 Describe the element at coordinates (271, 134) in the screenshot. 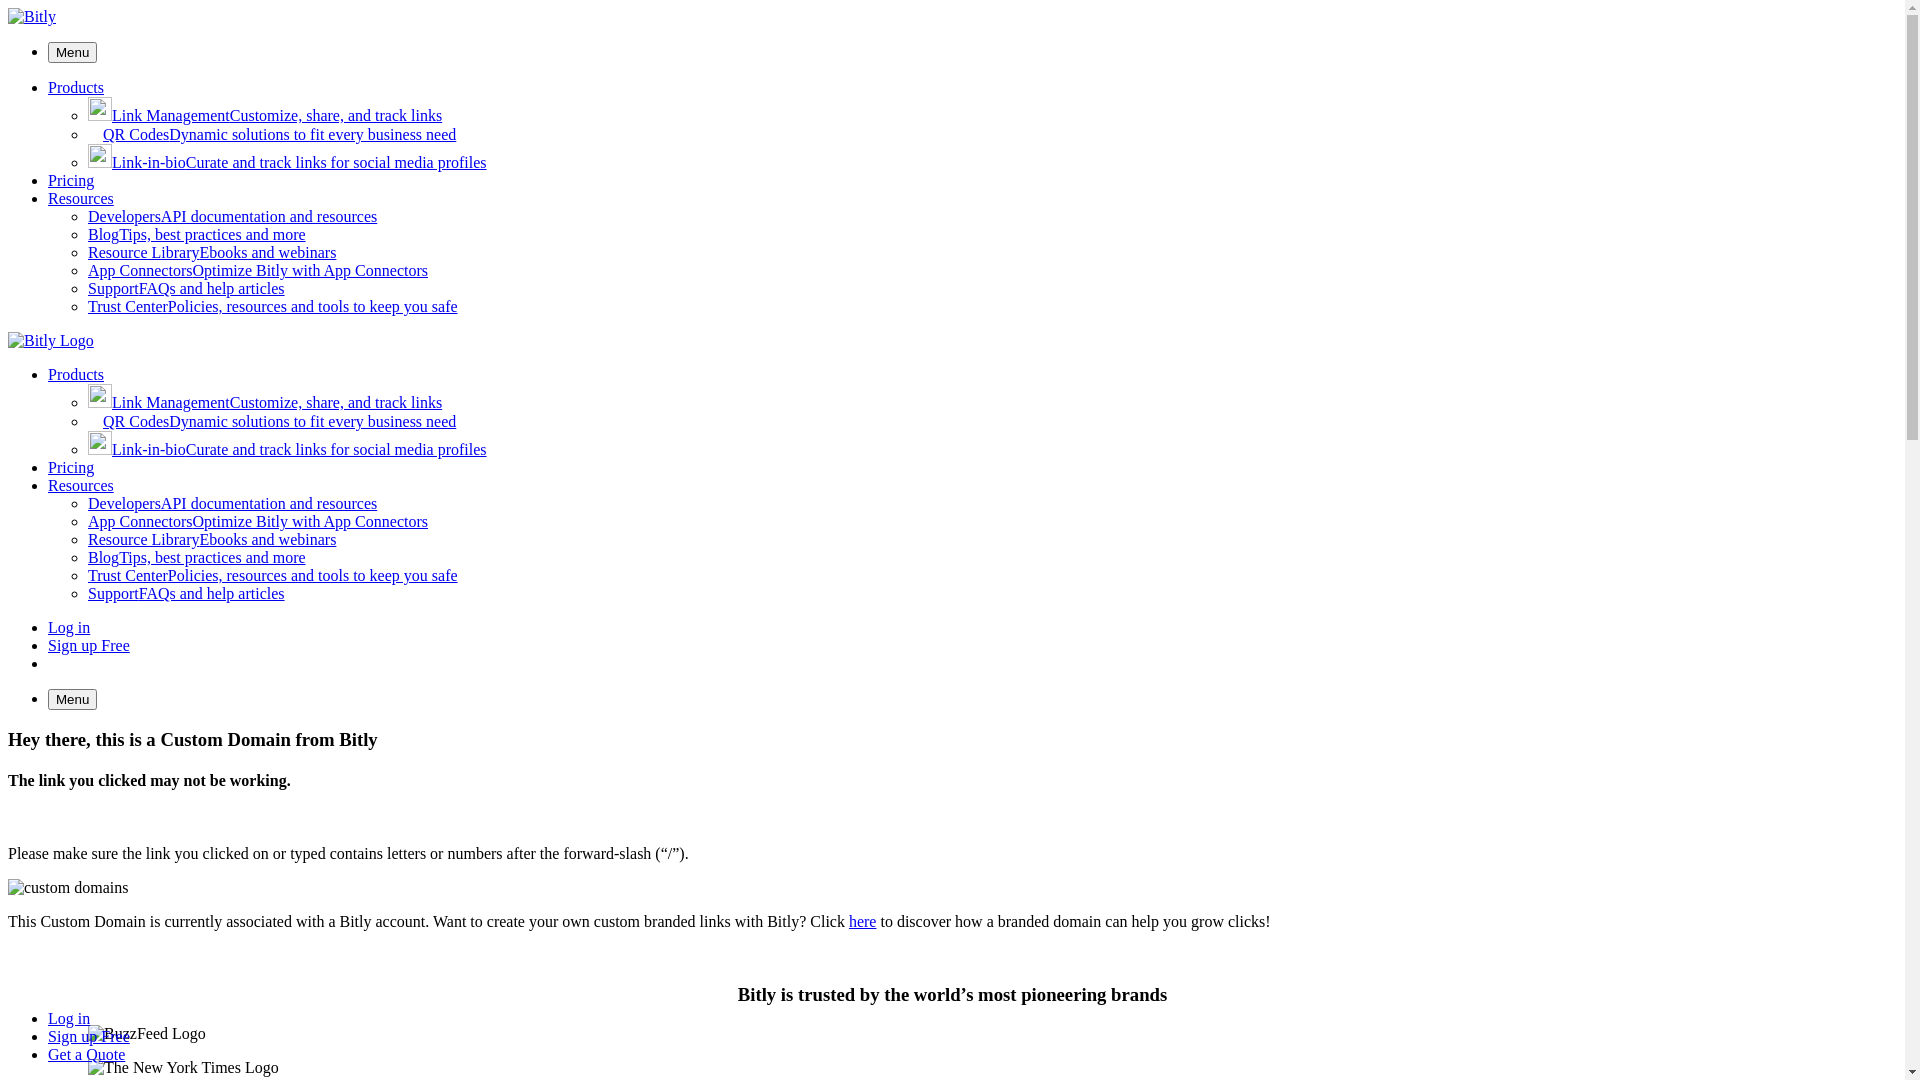

I see `'QR CodesDynamic solutions to fit every business need'` at that location.